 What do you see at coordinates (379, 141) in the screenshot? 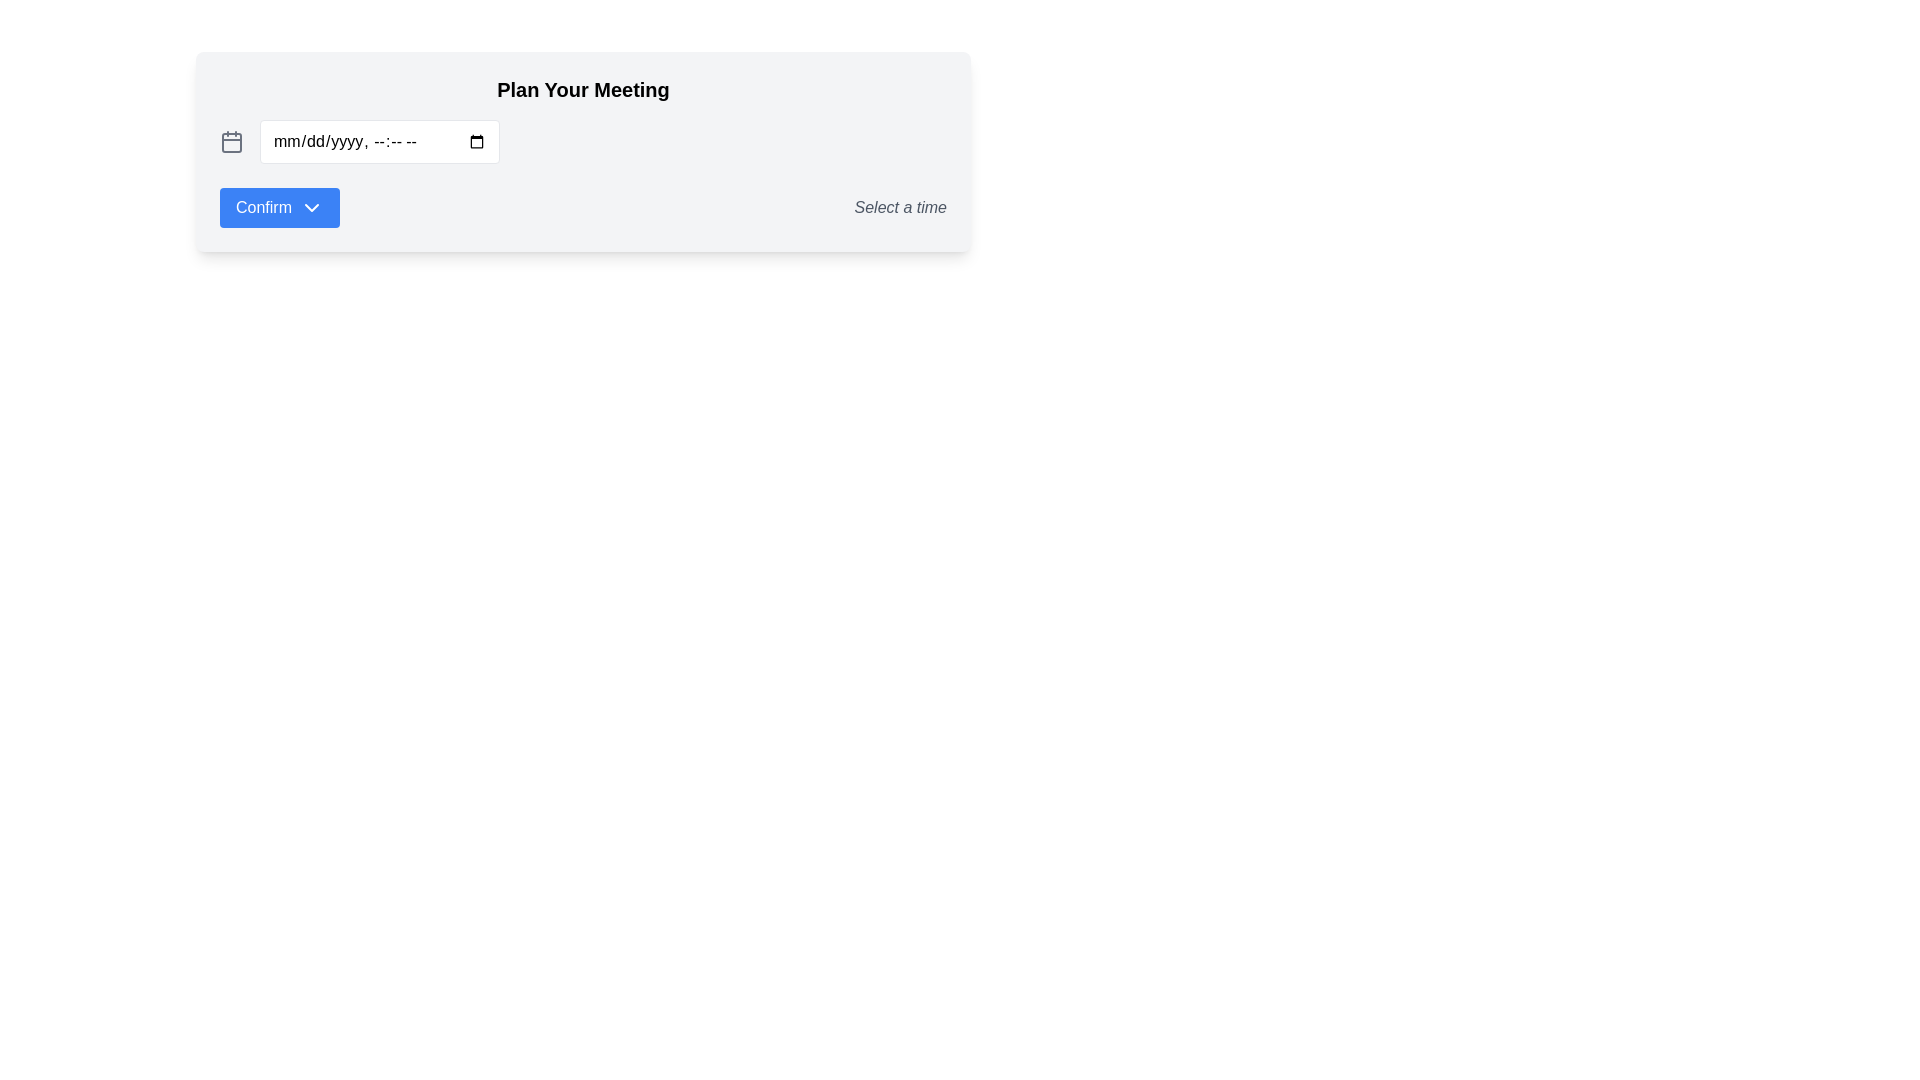
I see `the Datetime-local input field` at bounding box center [379, 141].